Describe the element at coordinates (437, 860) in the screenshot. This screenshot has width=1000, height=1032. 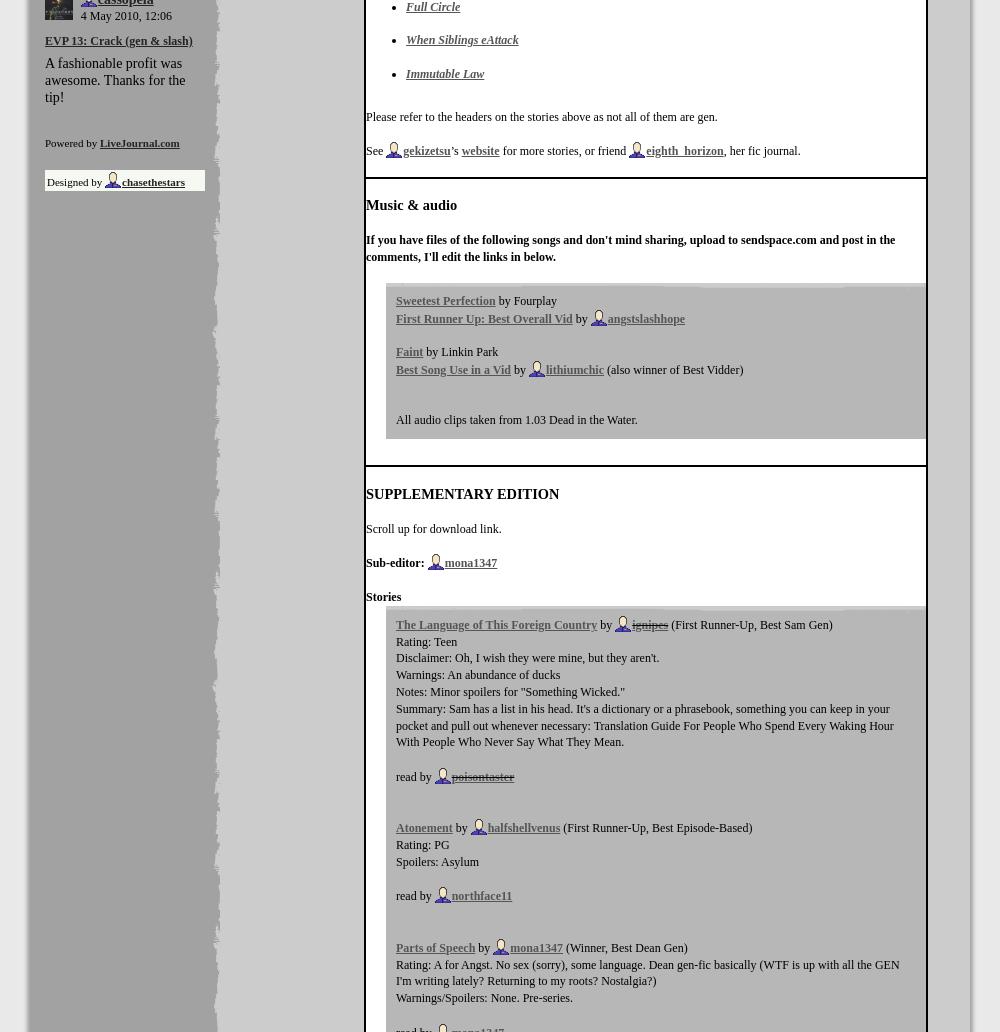
I see `'Spoilers: Asylum'` at that location.